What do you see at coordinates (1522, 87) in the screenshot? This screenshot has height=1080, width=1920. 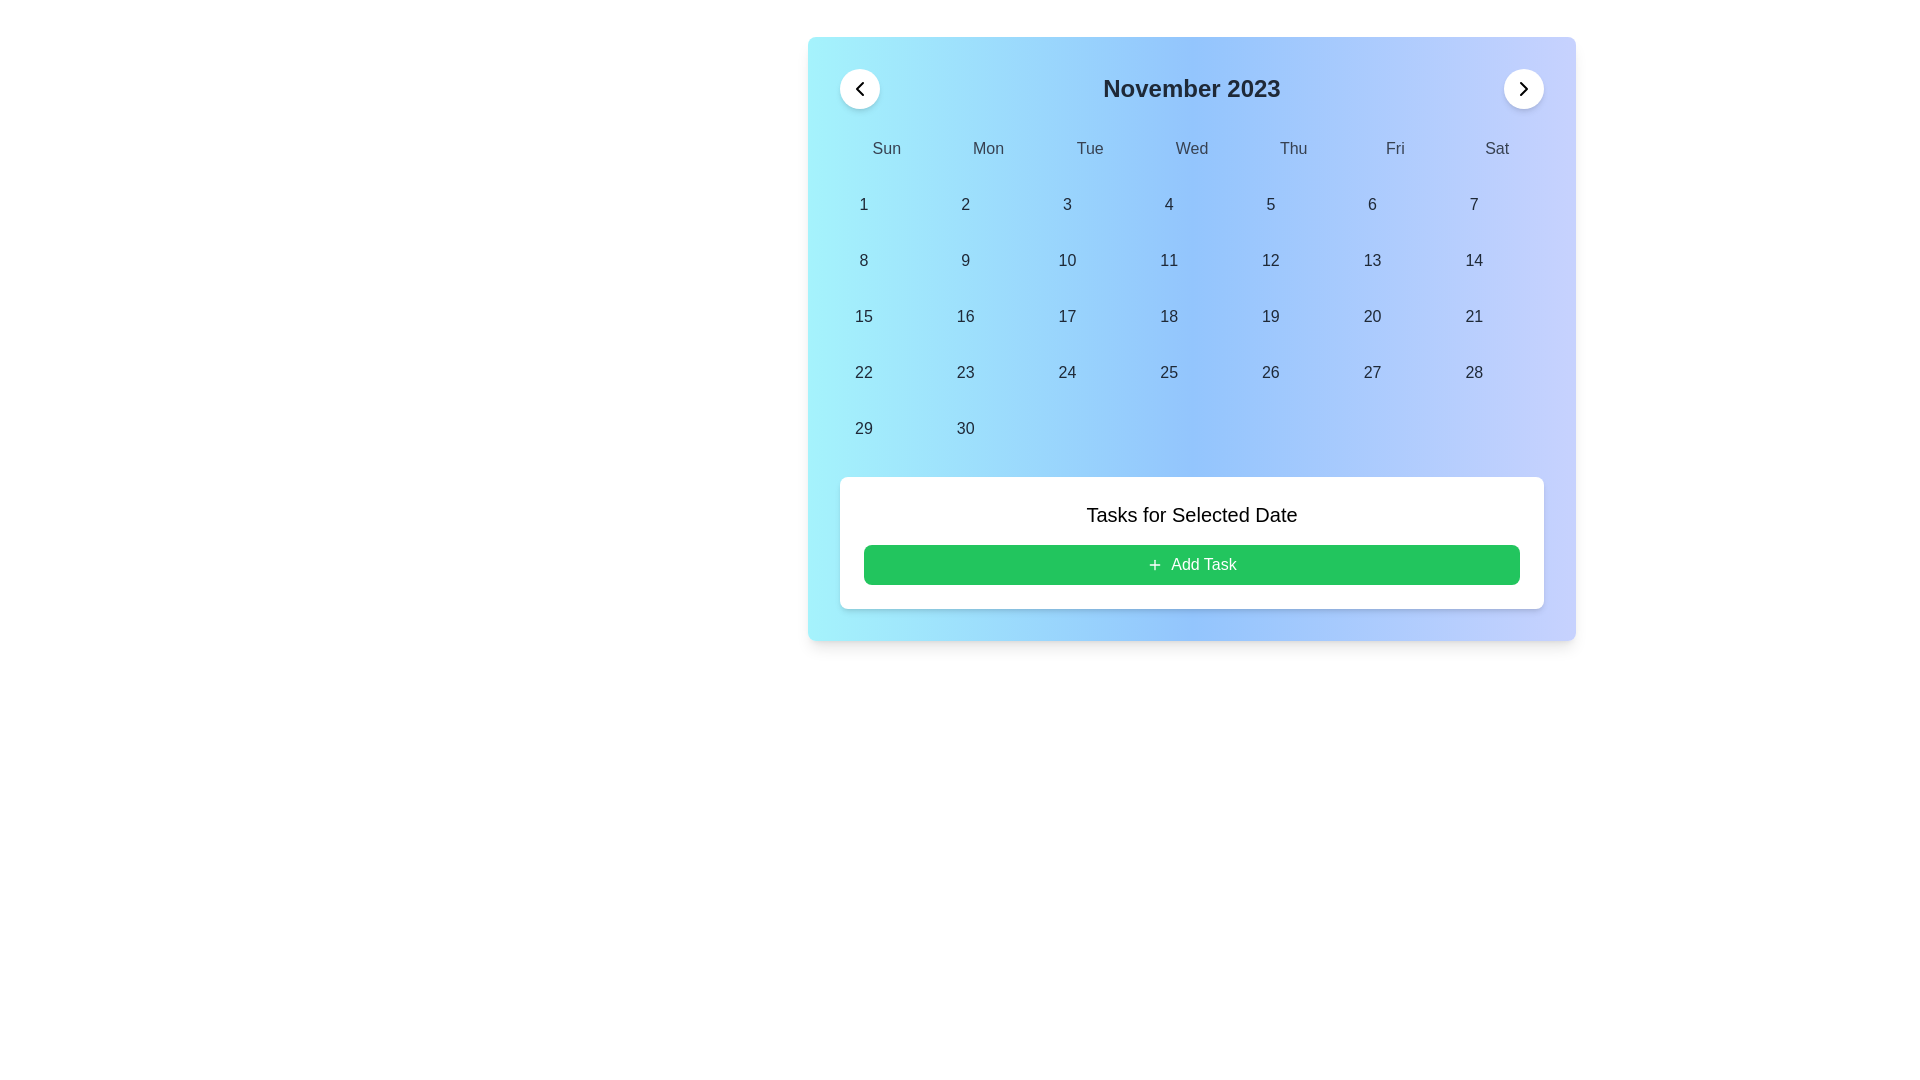 I see `the button that navigates to the next month in the calendar view, located at the top-right corner of the calendar interface, next to the 'November 2023' text` at bounding box center [1522, 87].